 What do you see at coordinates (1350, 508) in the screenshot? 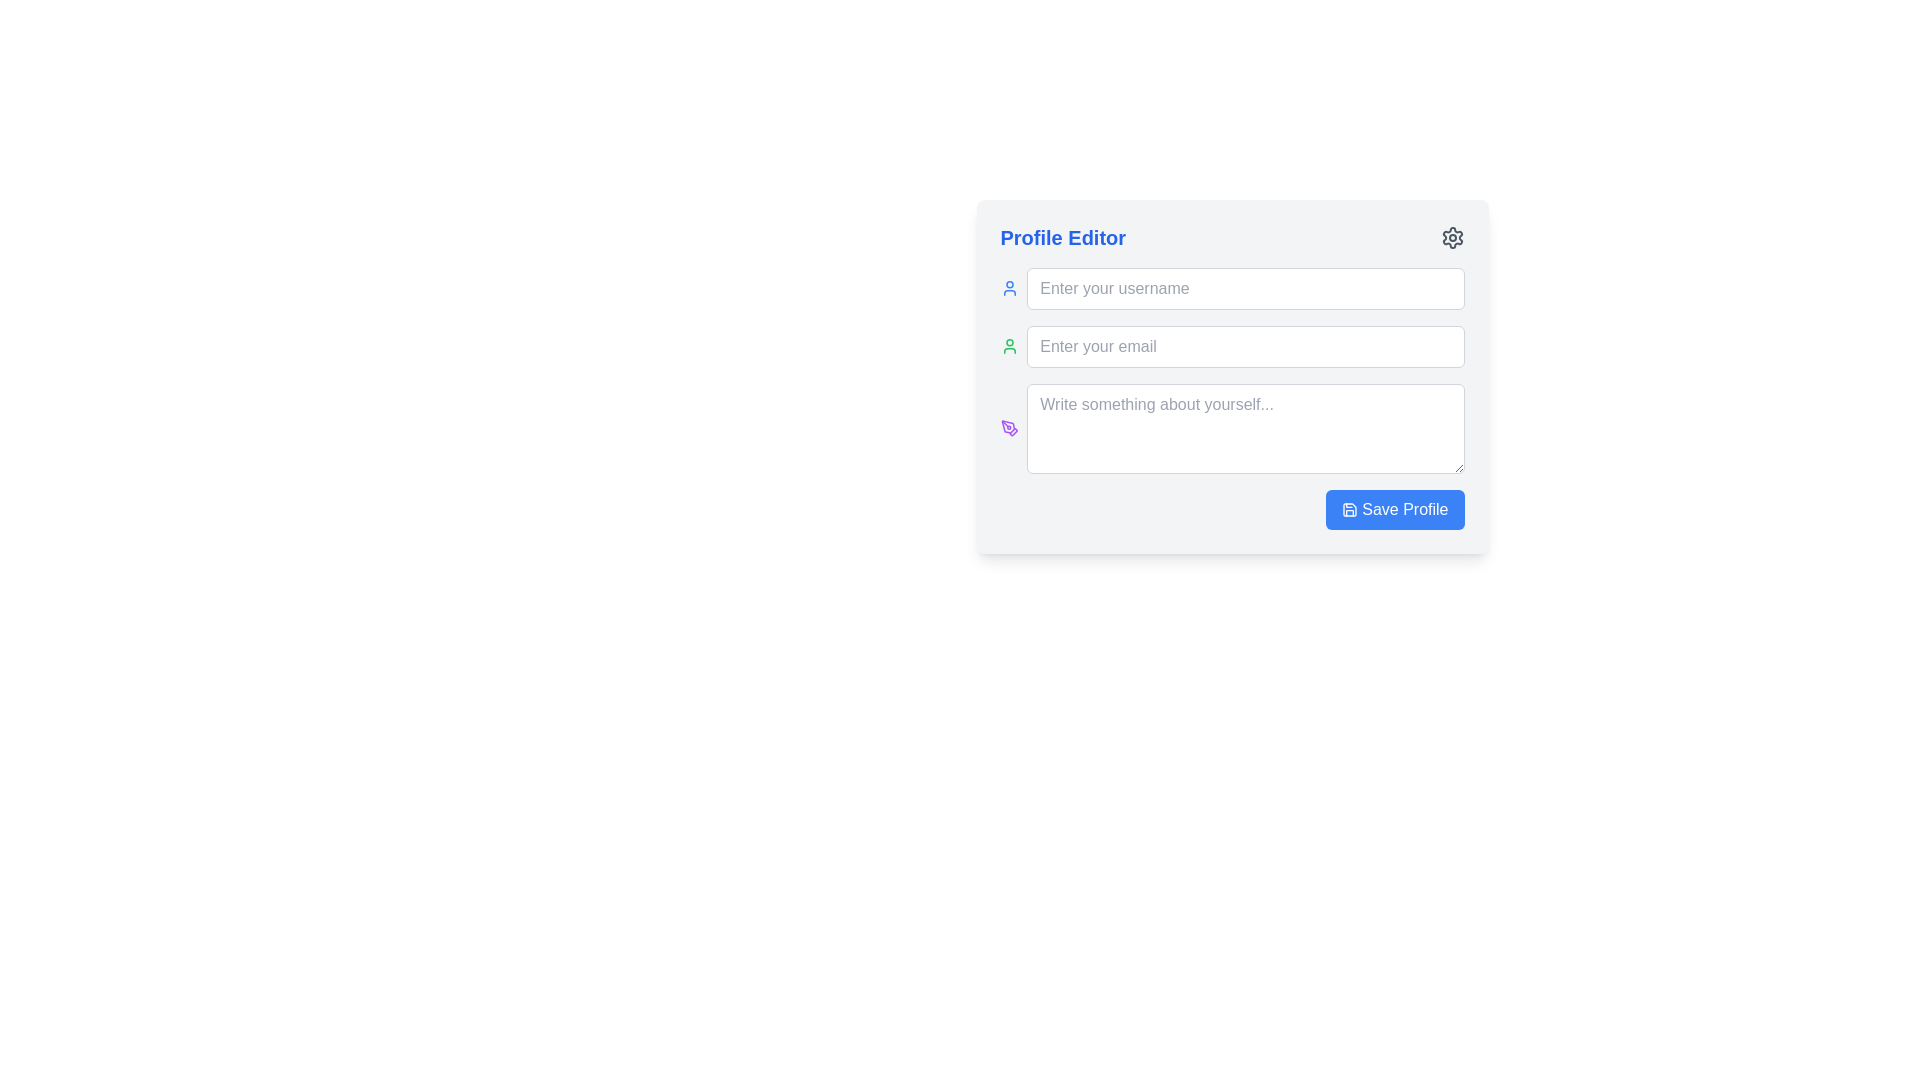
I see `the blue floppy disk icon located to the left of the 'Save Profile' button in the 'Profile Editor' interface` at bounding box center [1350, 508].